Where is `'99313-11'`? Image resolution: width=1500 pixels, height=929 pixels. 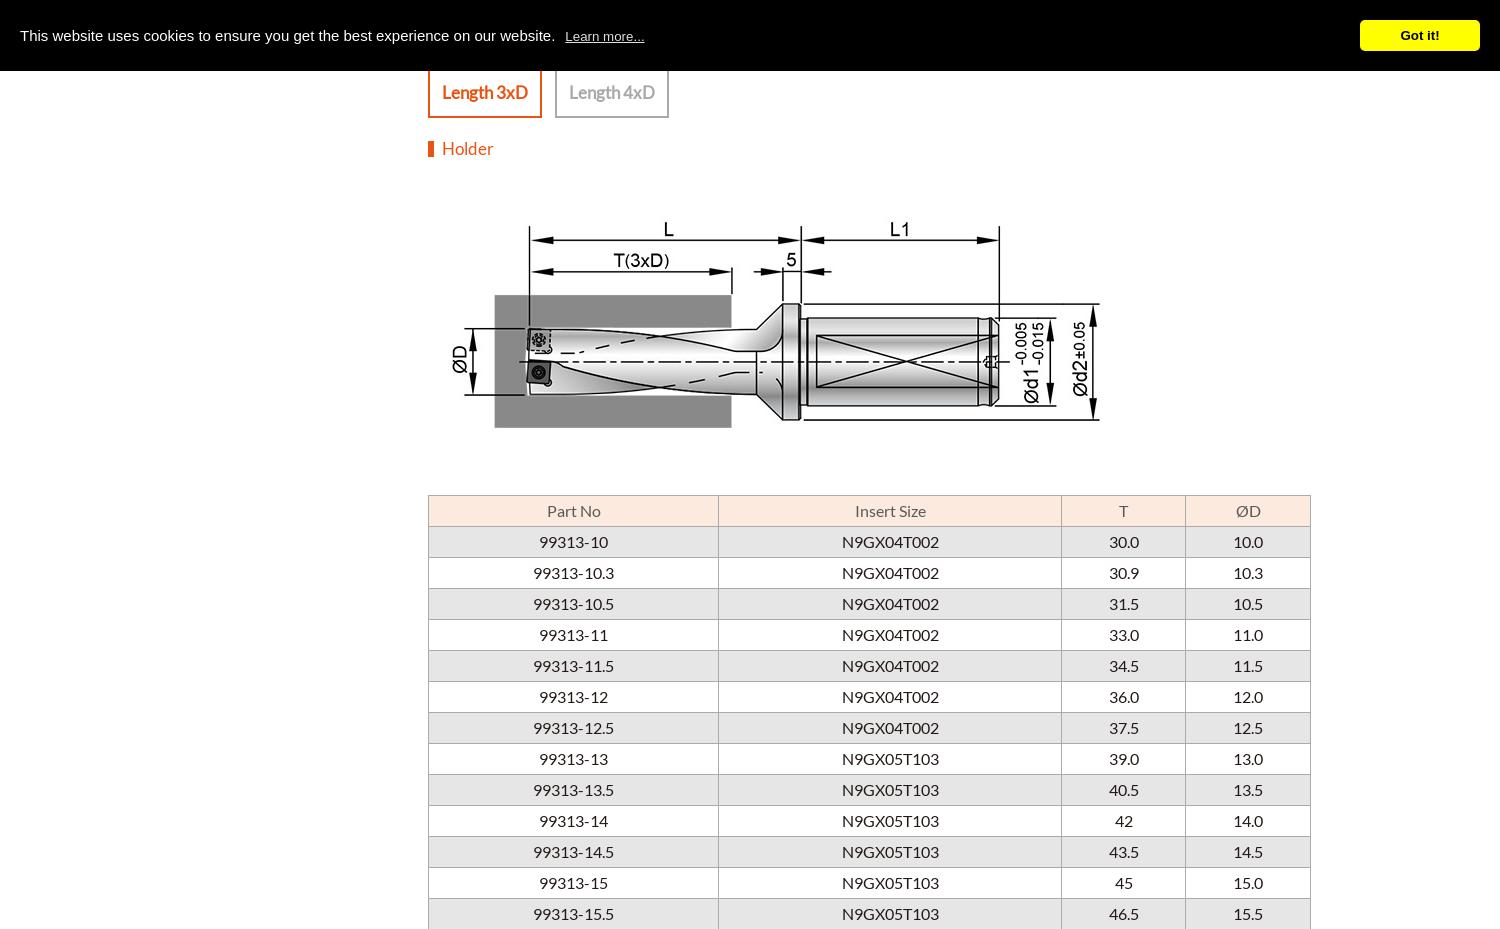
'99313-11' is located at coordinates (572, 632).